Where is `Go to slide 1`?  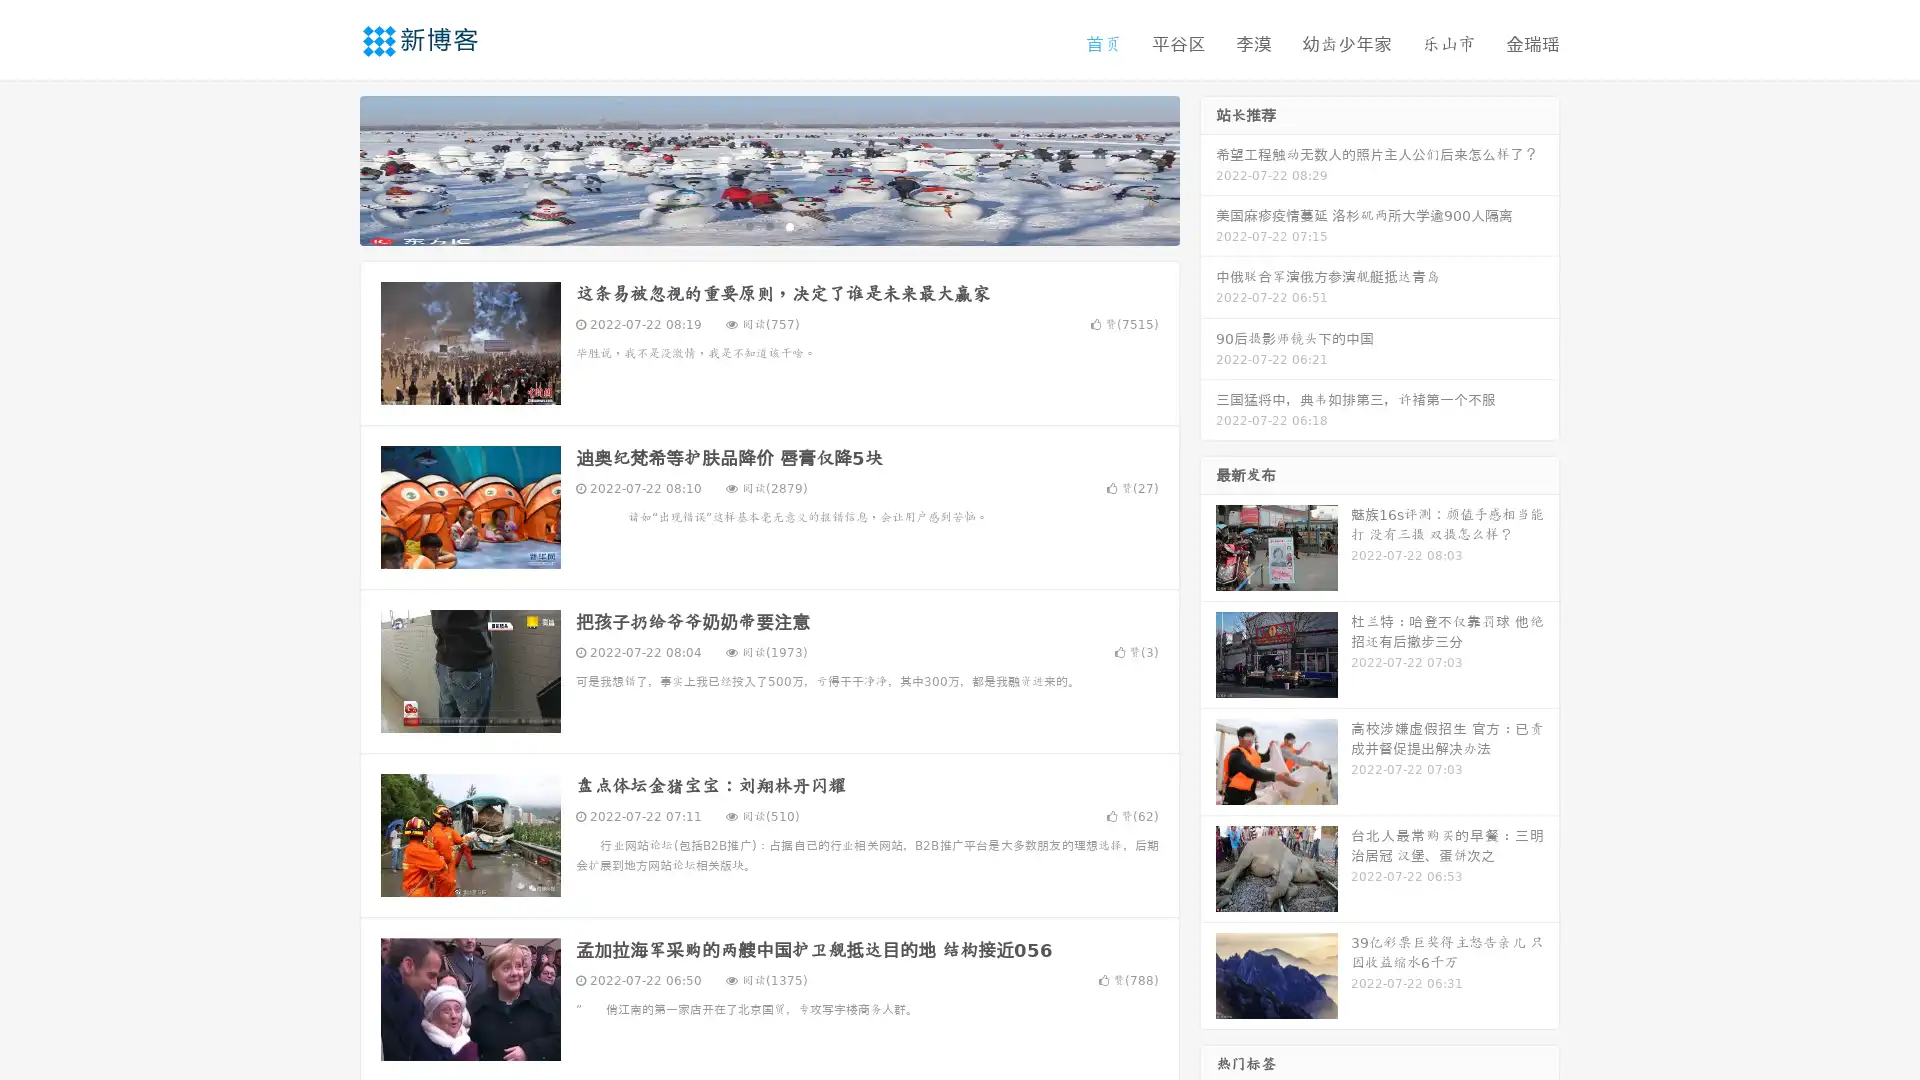 Go to slide 1 is located at coordinates (748, 225).